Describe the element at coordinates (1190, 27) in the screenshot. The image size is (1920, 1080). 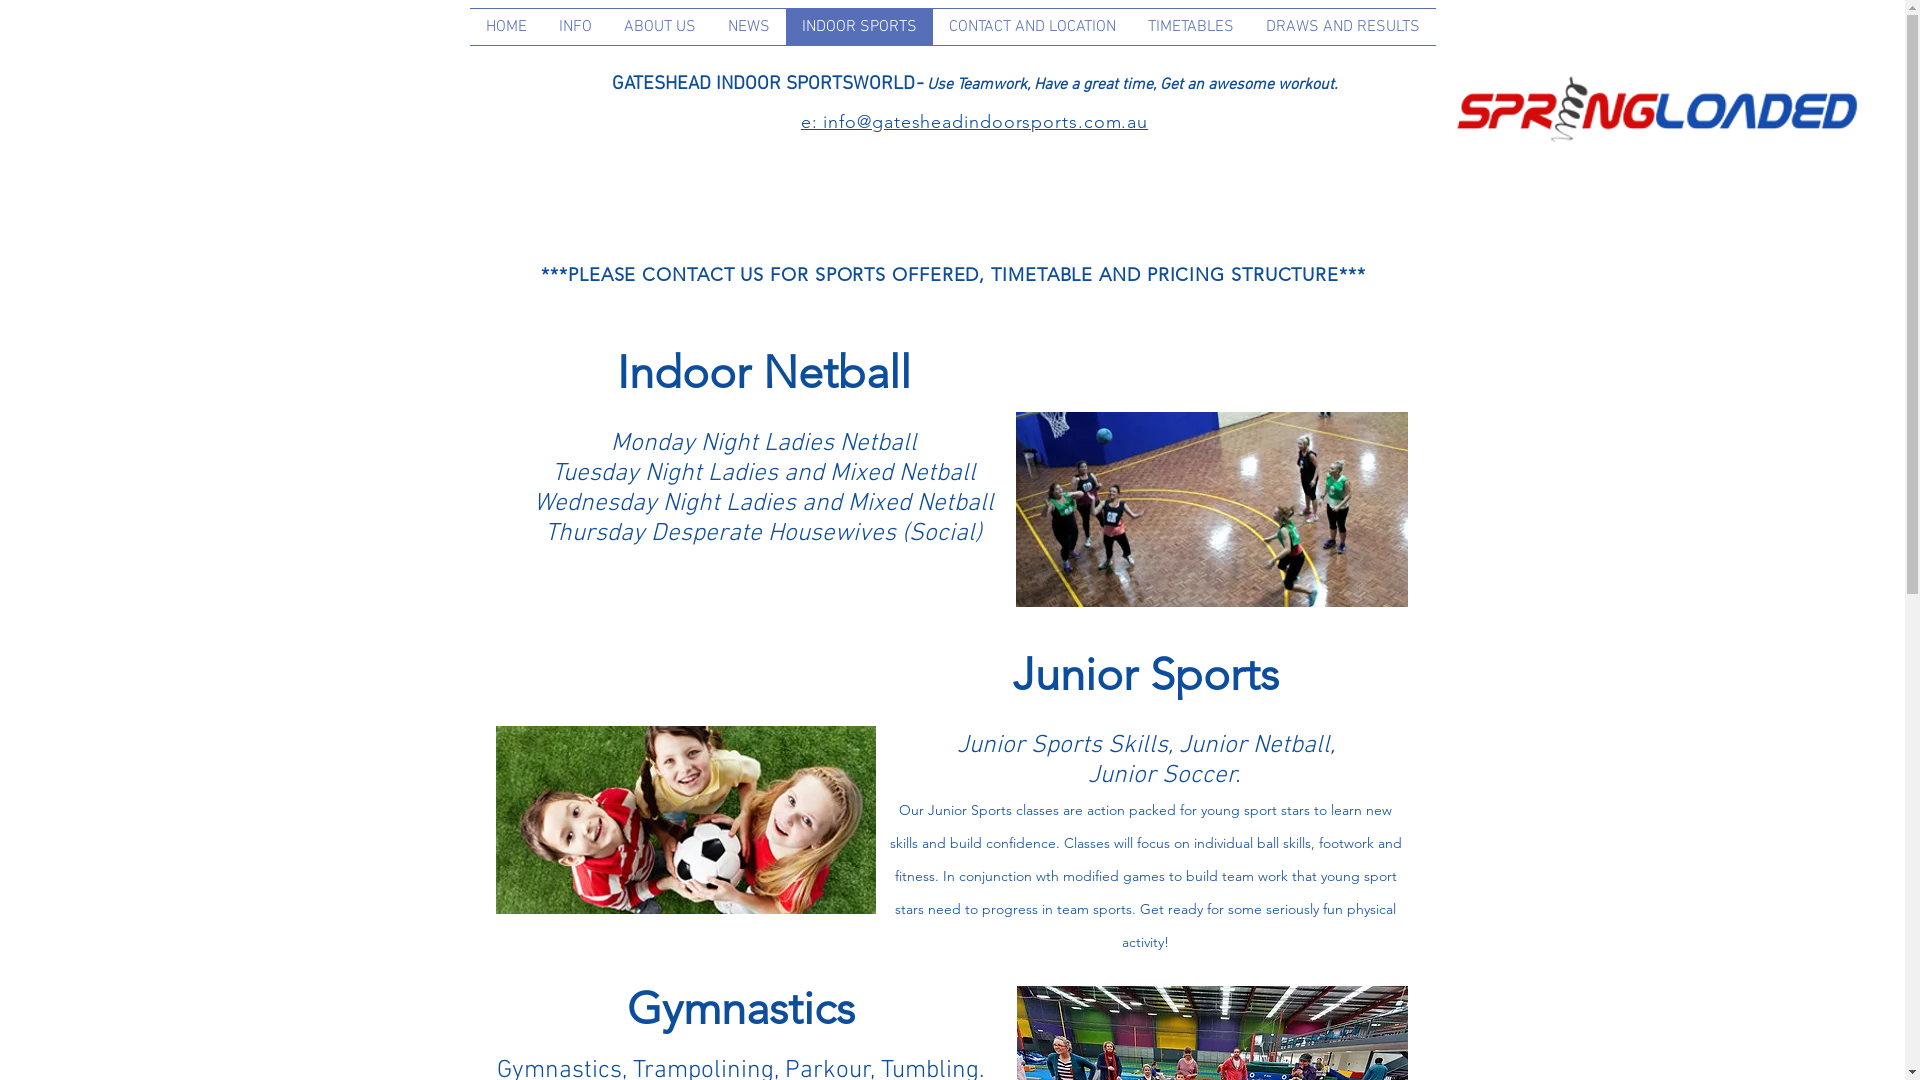
I see `'TIMETABLES'` at that location.